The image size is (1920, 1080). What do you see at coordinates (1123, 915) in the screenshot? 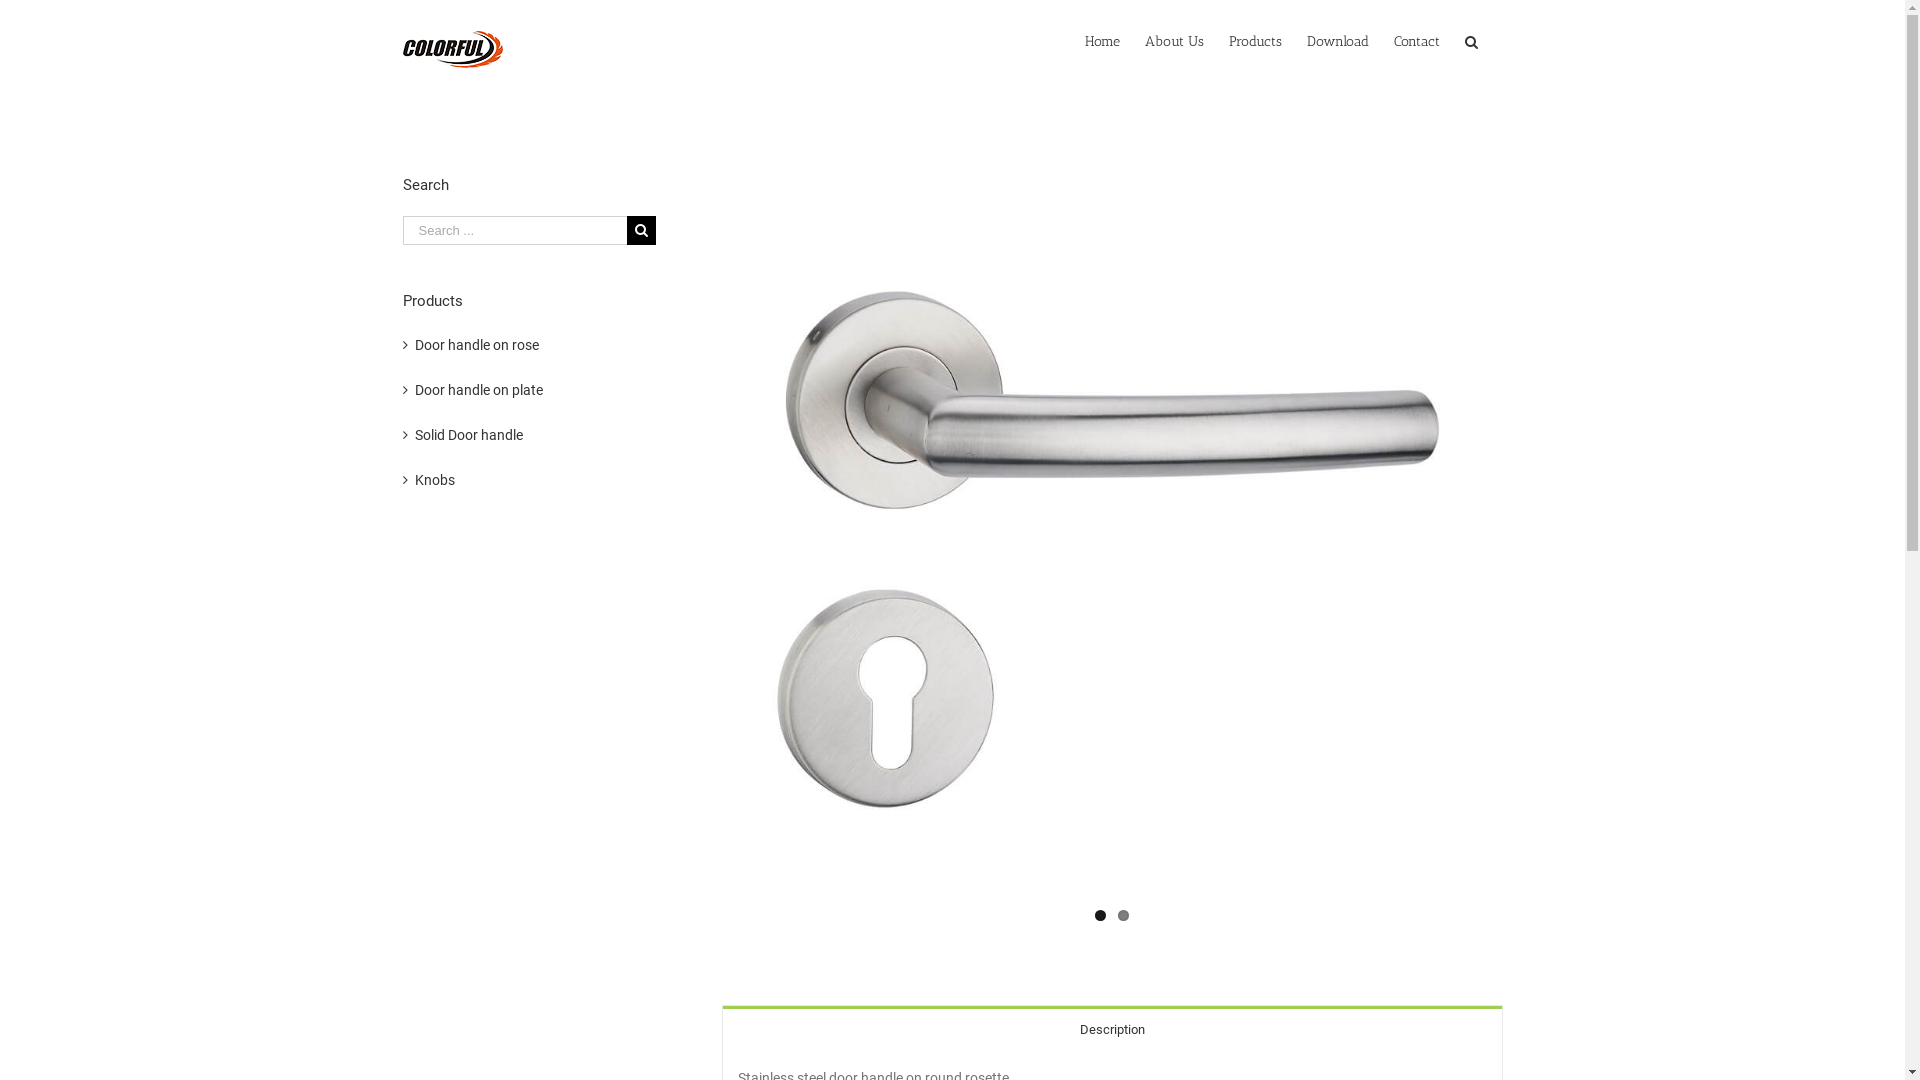
I see `'2'` at bounding box center [1123, 915].